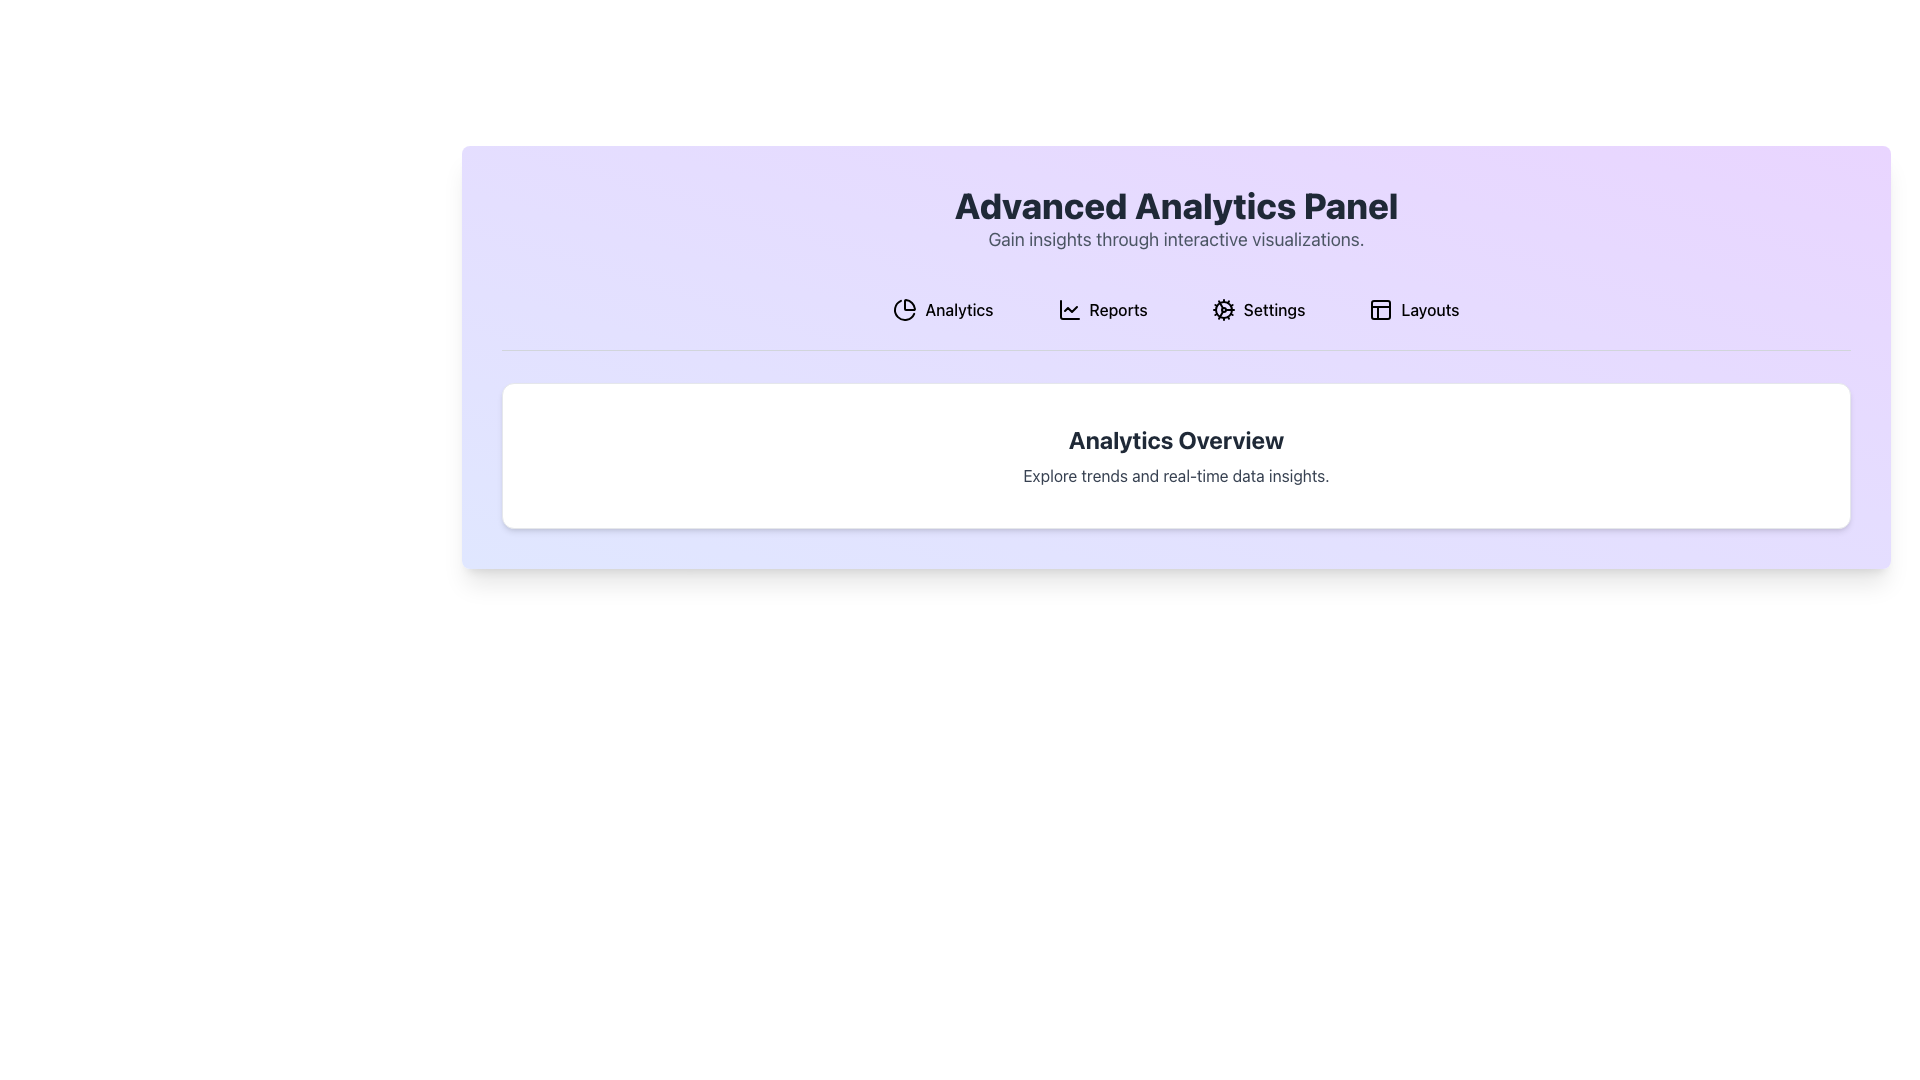 The image size is (1920, 1080). Describe the element at coordinates (1176, 238) in the screenshot. I see `text from the Text Label that says 'Gain insights through interactive visualizations.' which is located centrally below the 'Advanced Analytics Panel' on a light purple background` at that location.